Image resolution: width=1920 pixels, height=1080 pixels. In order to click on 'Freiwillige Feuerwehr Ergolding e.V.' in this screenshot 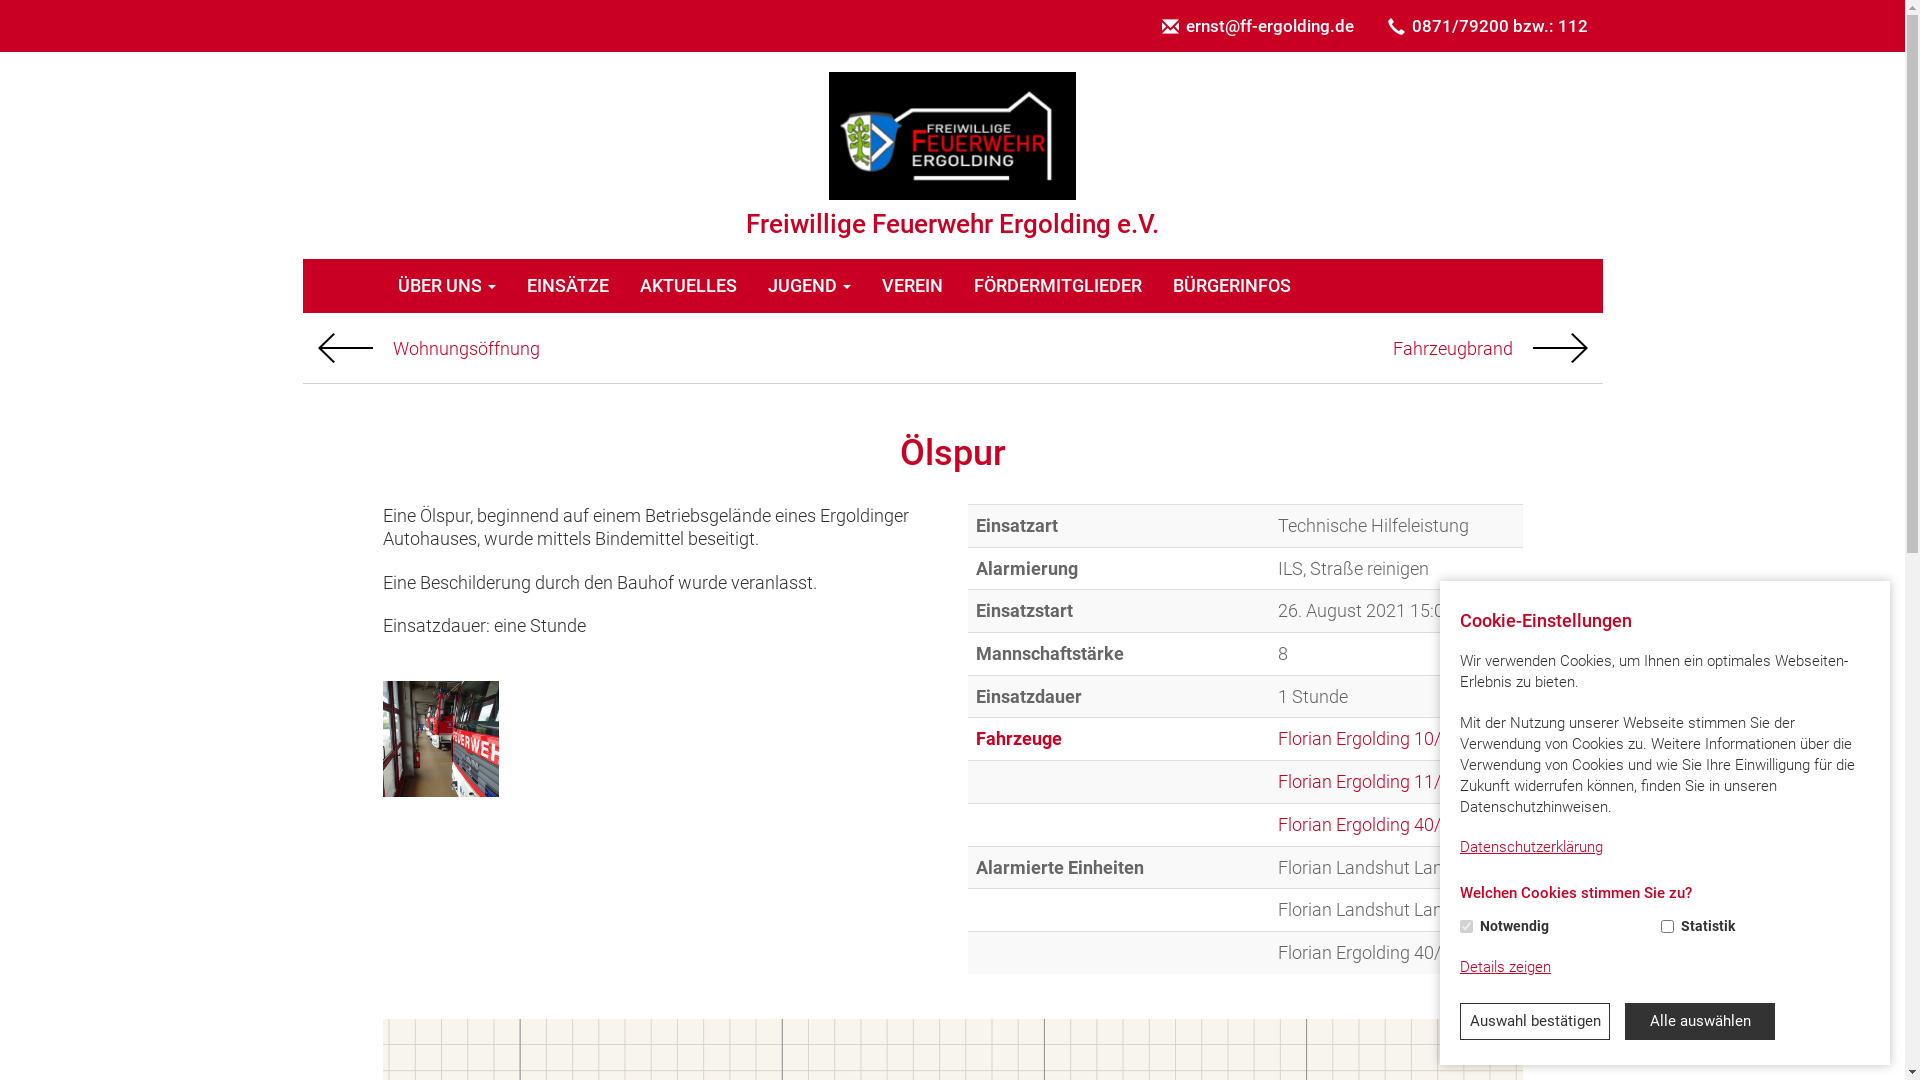, I will do `click(950, 154)`.